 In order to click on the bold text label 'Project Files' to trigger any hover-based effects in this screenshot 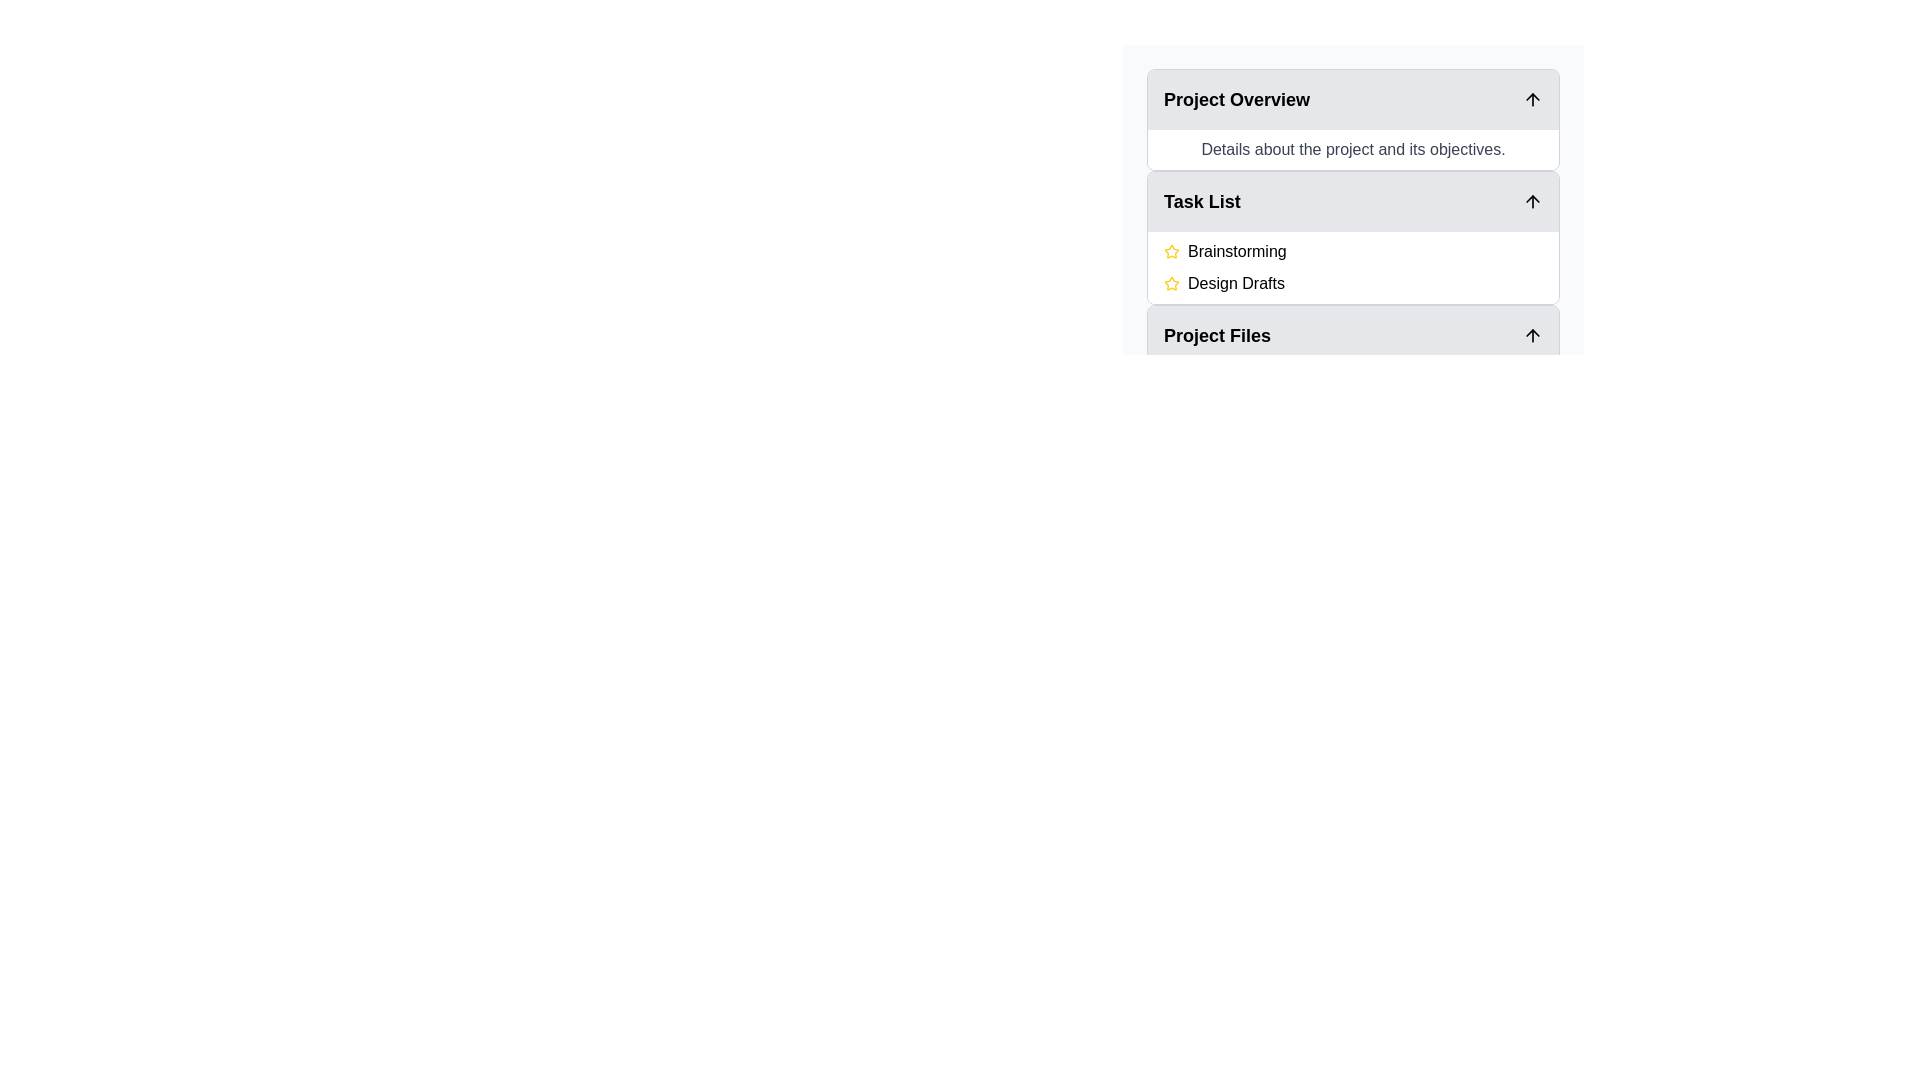, I will do `click(1216, 334)`.